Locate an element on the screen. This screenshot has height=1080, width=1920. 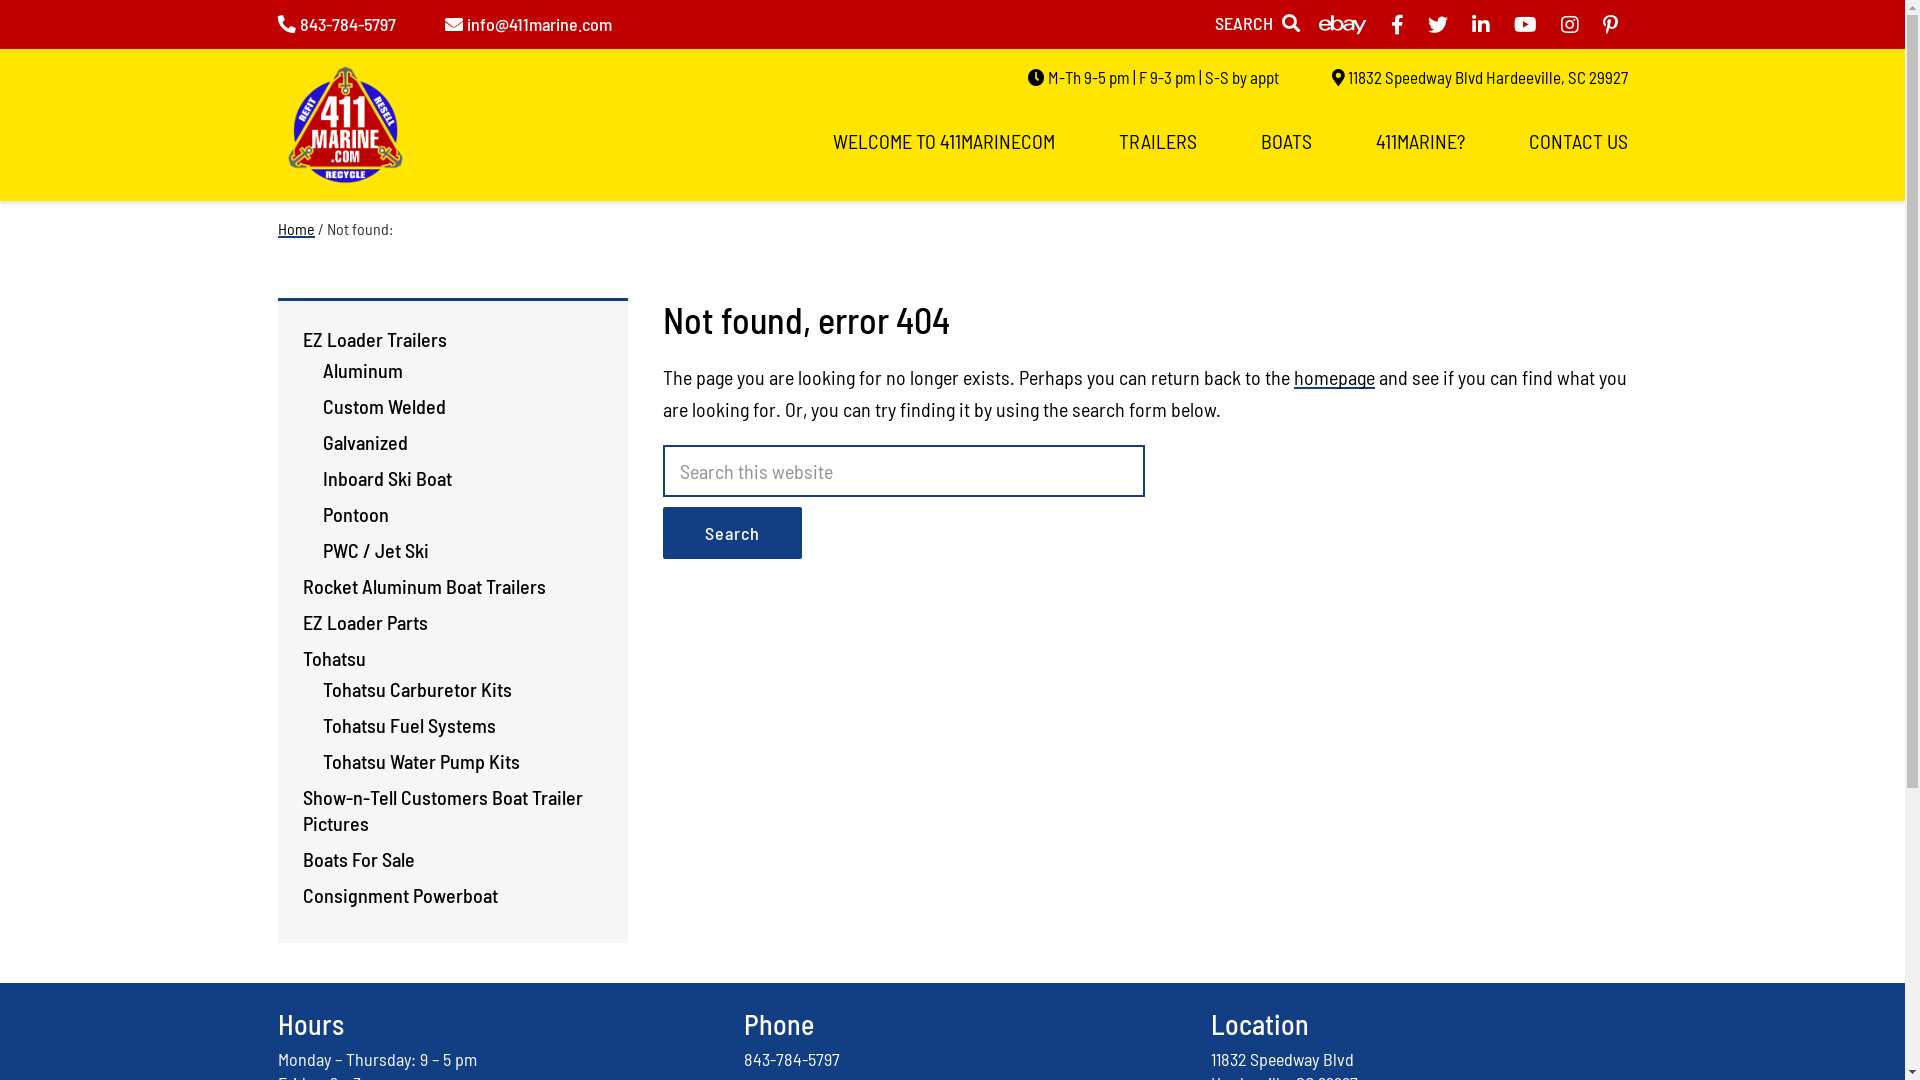
'Inboard Ski Boat' is located at coordinates (386, 478).